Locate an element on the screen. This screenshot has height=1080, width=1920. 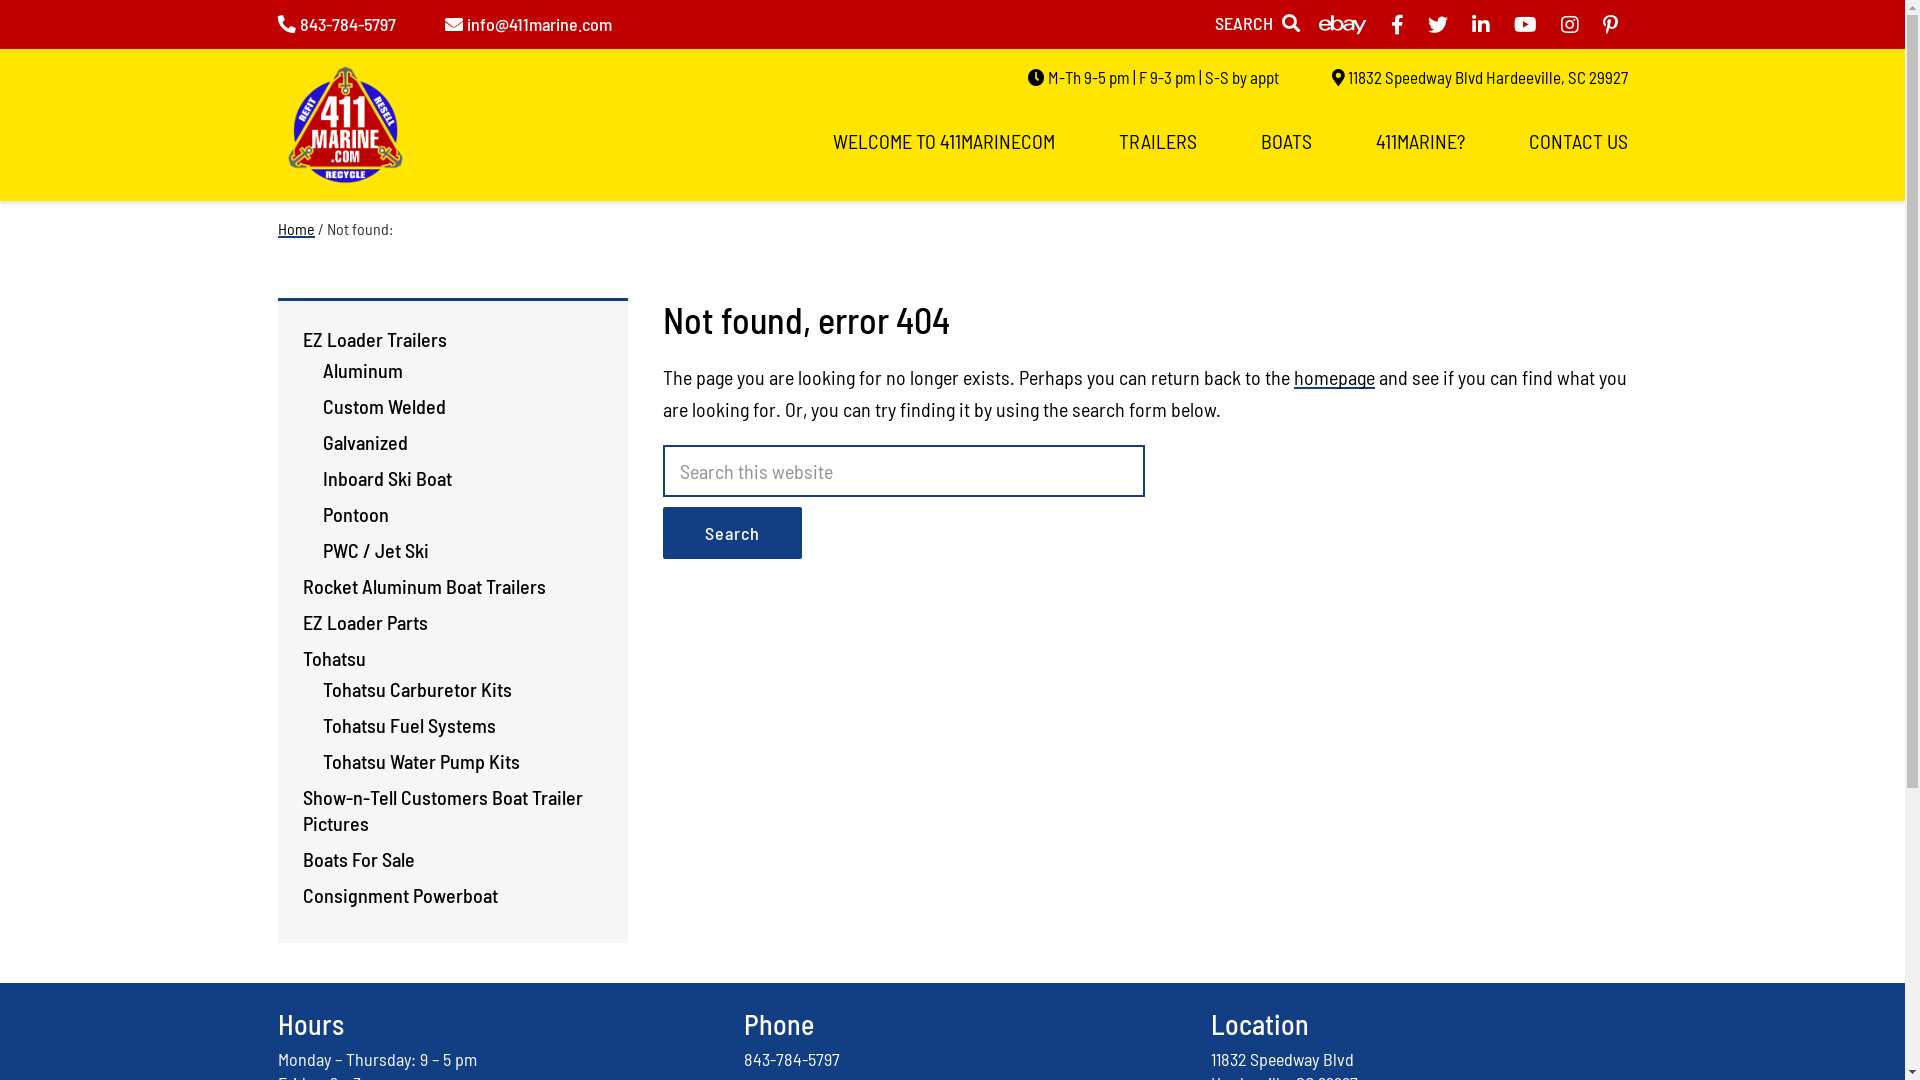
'Inboard Ski Boat' is located at coordinates (386, 478).